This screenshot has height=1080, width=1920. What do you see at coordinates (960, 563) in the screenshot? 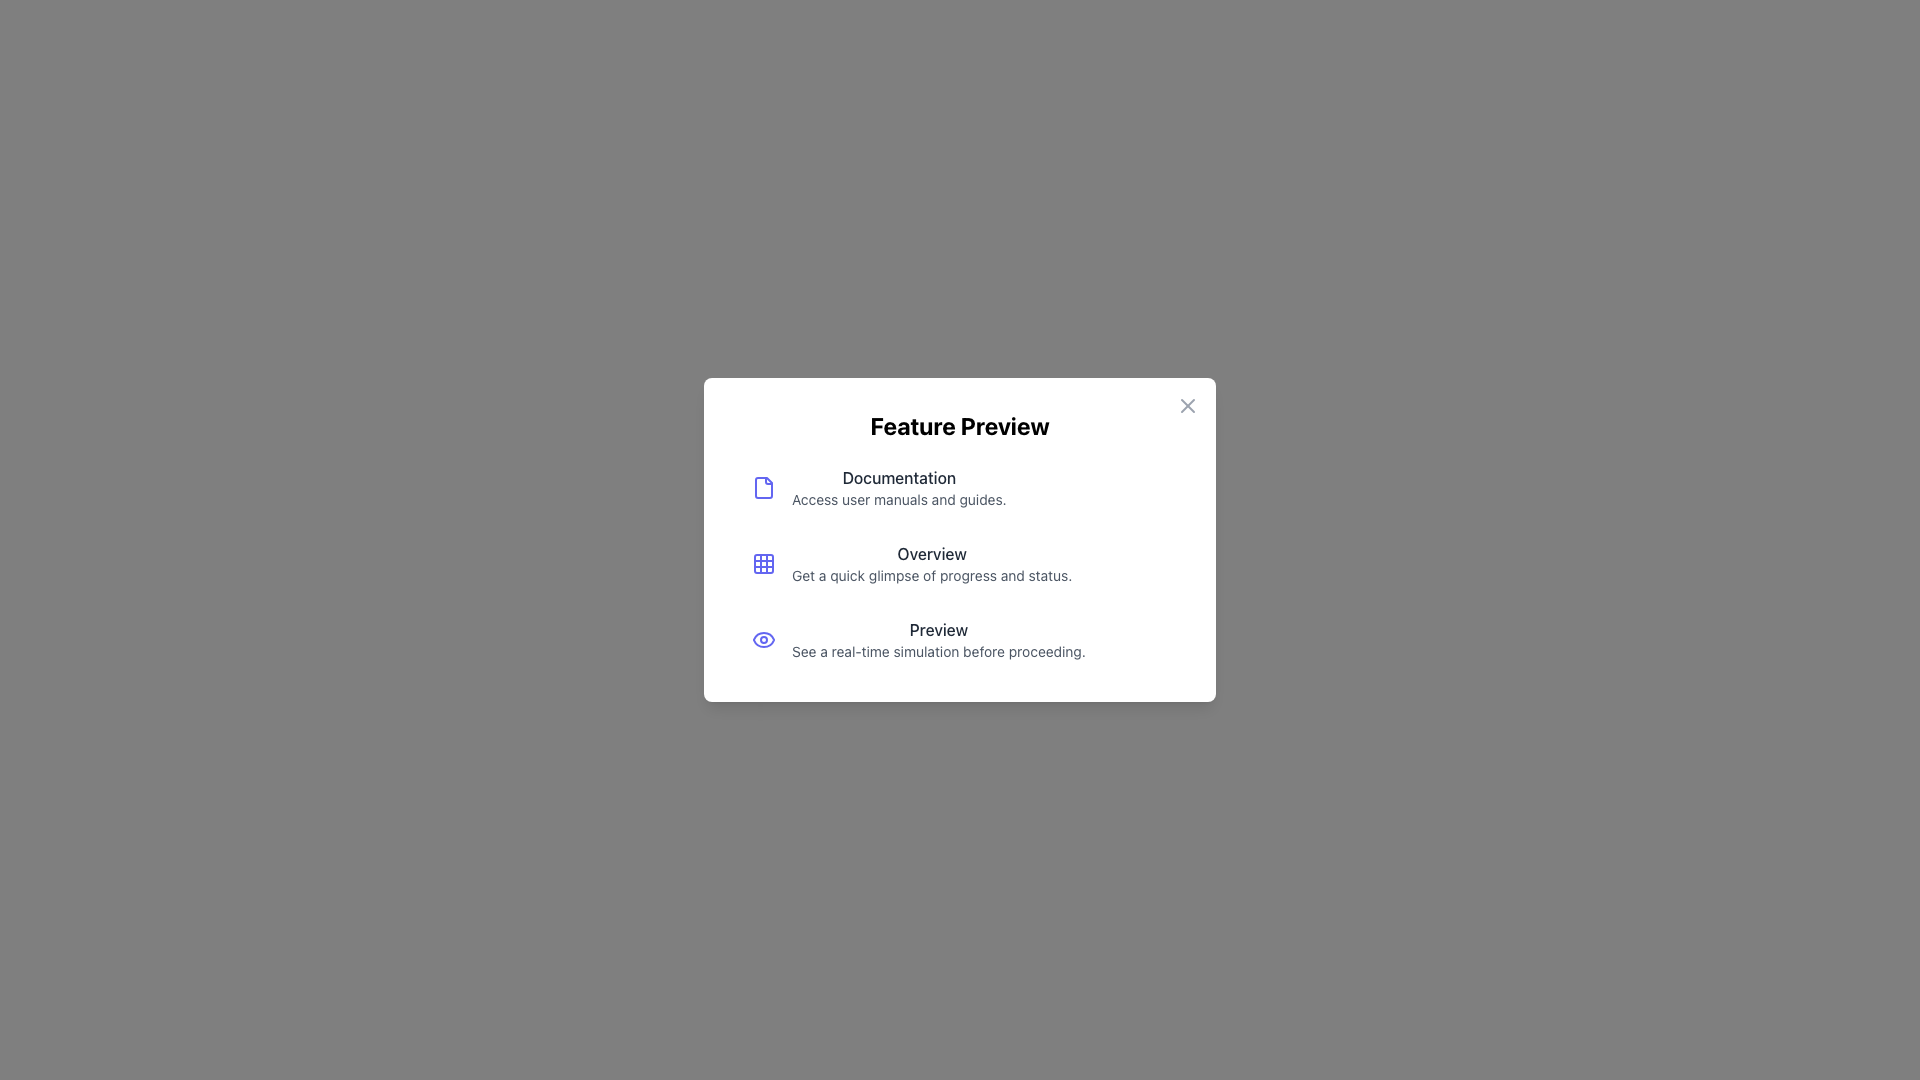
I see `the individual menu items in the vertical stack of three options labeled 'Documentation', 'Overview', and 'Preview' within the dialog box titled 'Feature Preview'` at bounding box center [960, 563].